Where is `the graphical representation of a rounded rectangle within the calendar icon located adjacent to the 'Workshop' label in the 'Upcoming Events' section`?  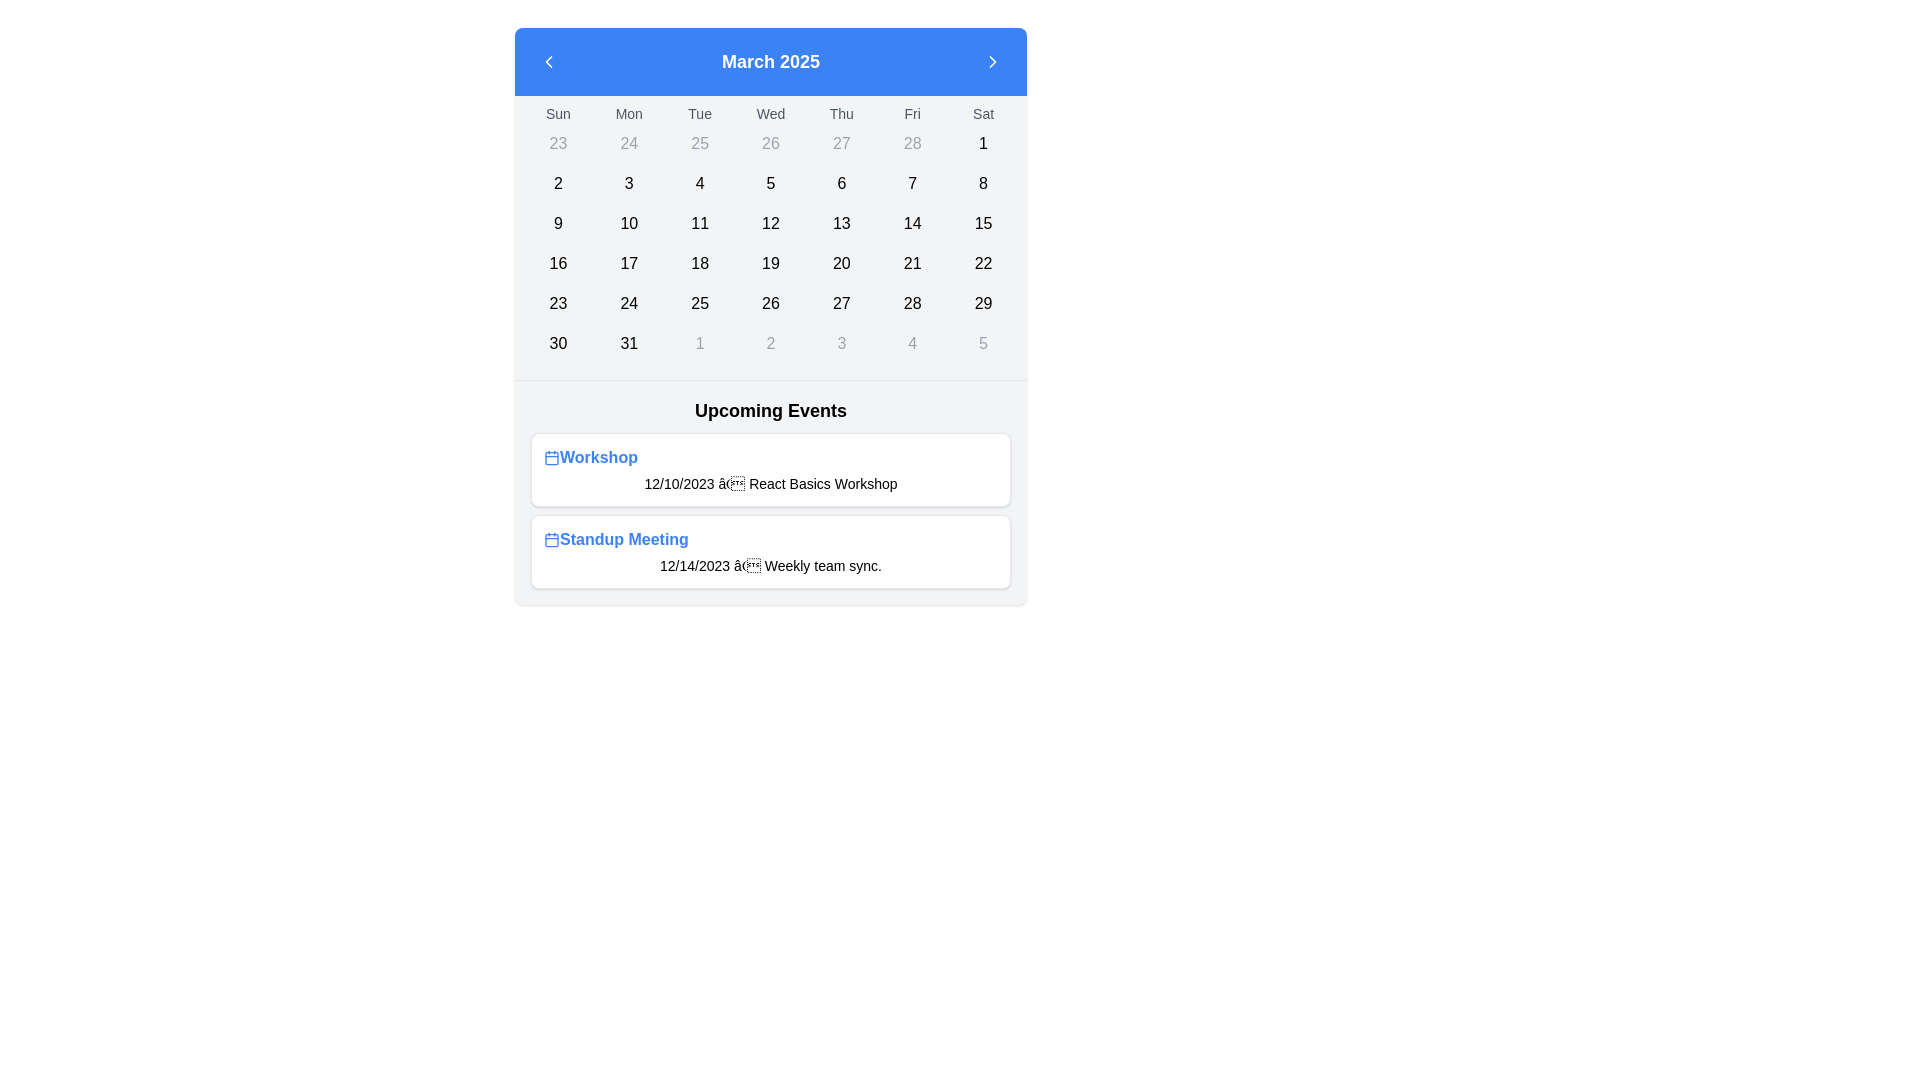 the graphical representation of a rounded rectangle within the calendar icon located adjacent to the 'Workshop' label in the 'Upcoming Events' section is located at coordinates (552, 540).